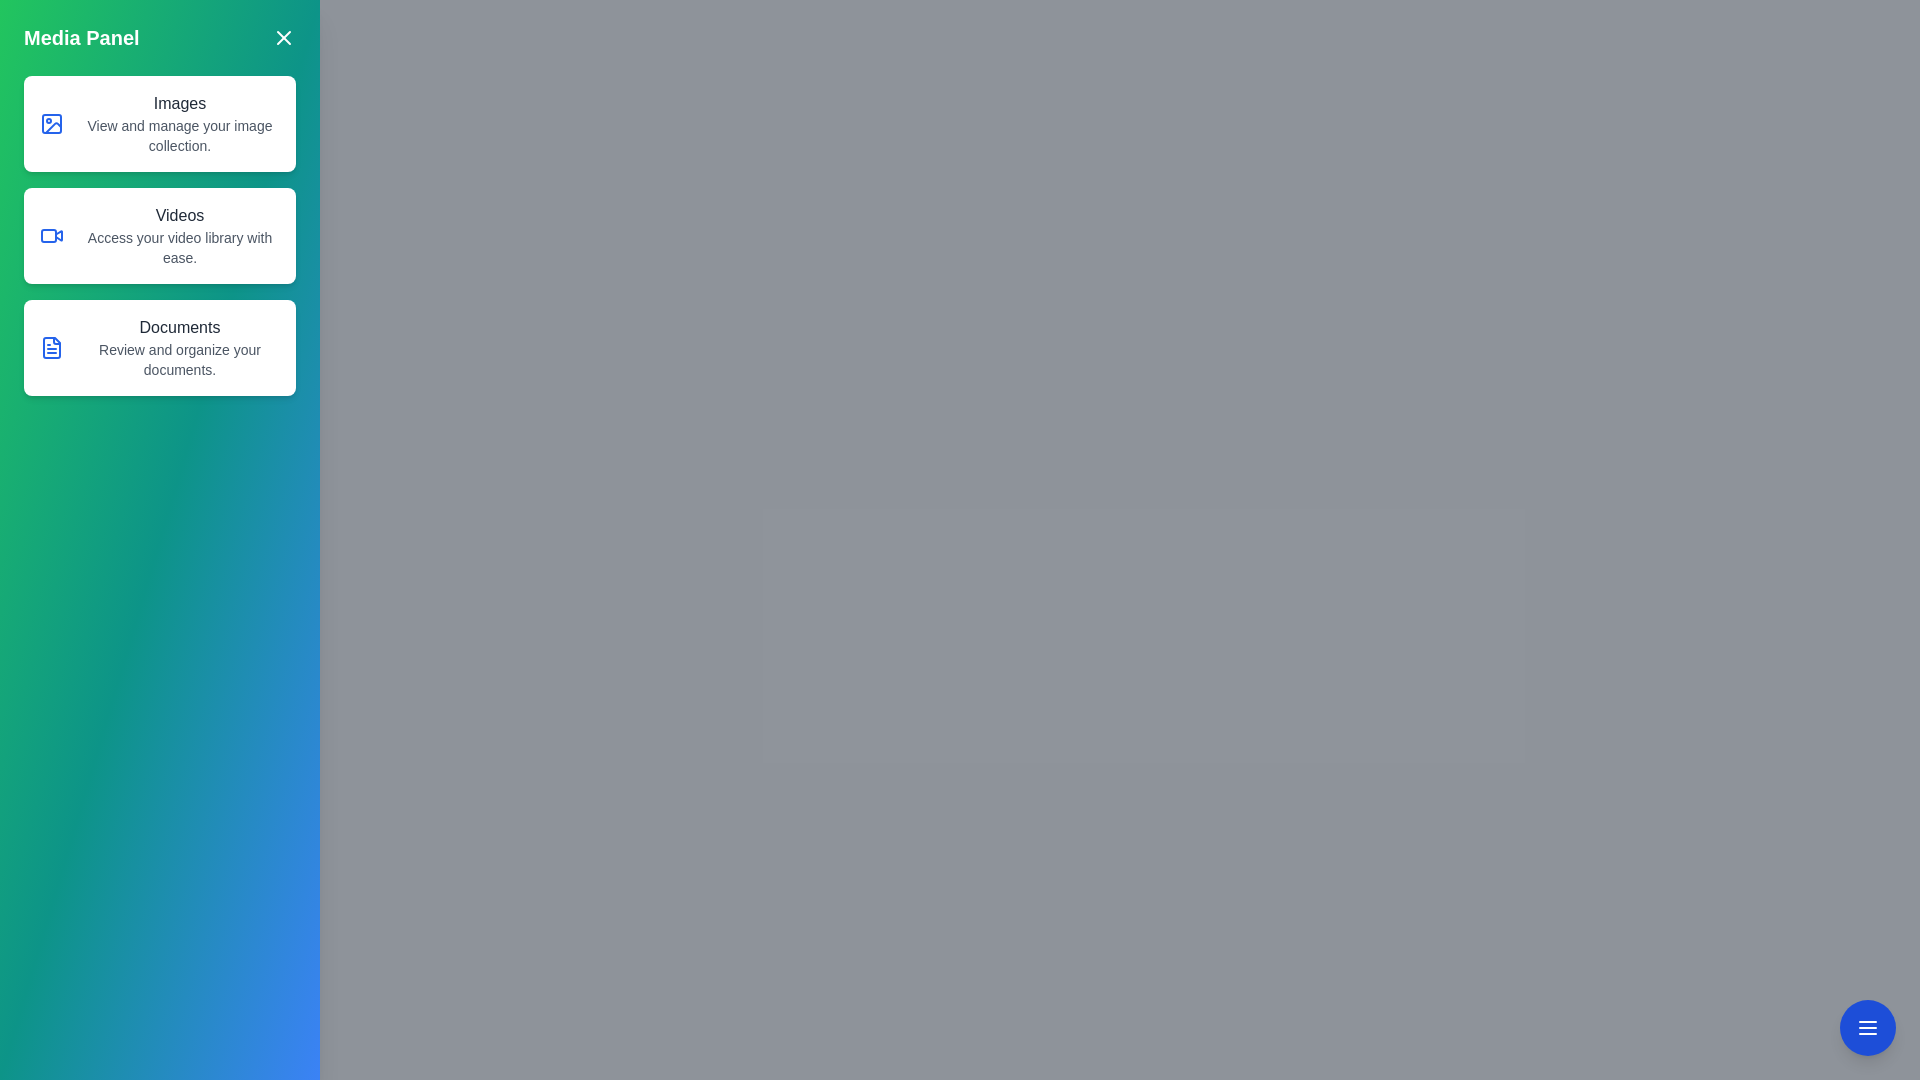 This screenshot has width=1920, height=1080. I want to click on text from the Static Text Label that displays 'Access your video library with ease.' located in the 'Videos' section of the left-hand side panel, positioned below the heading 'Videos', so click(180, 246).